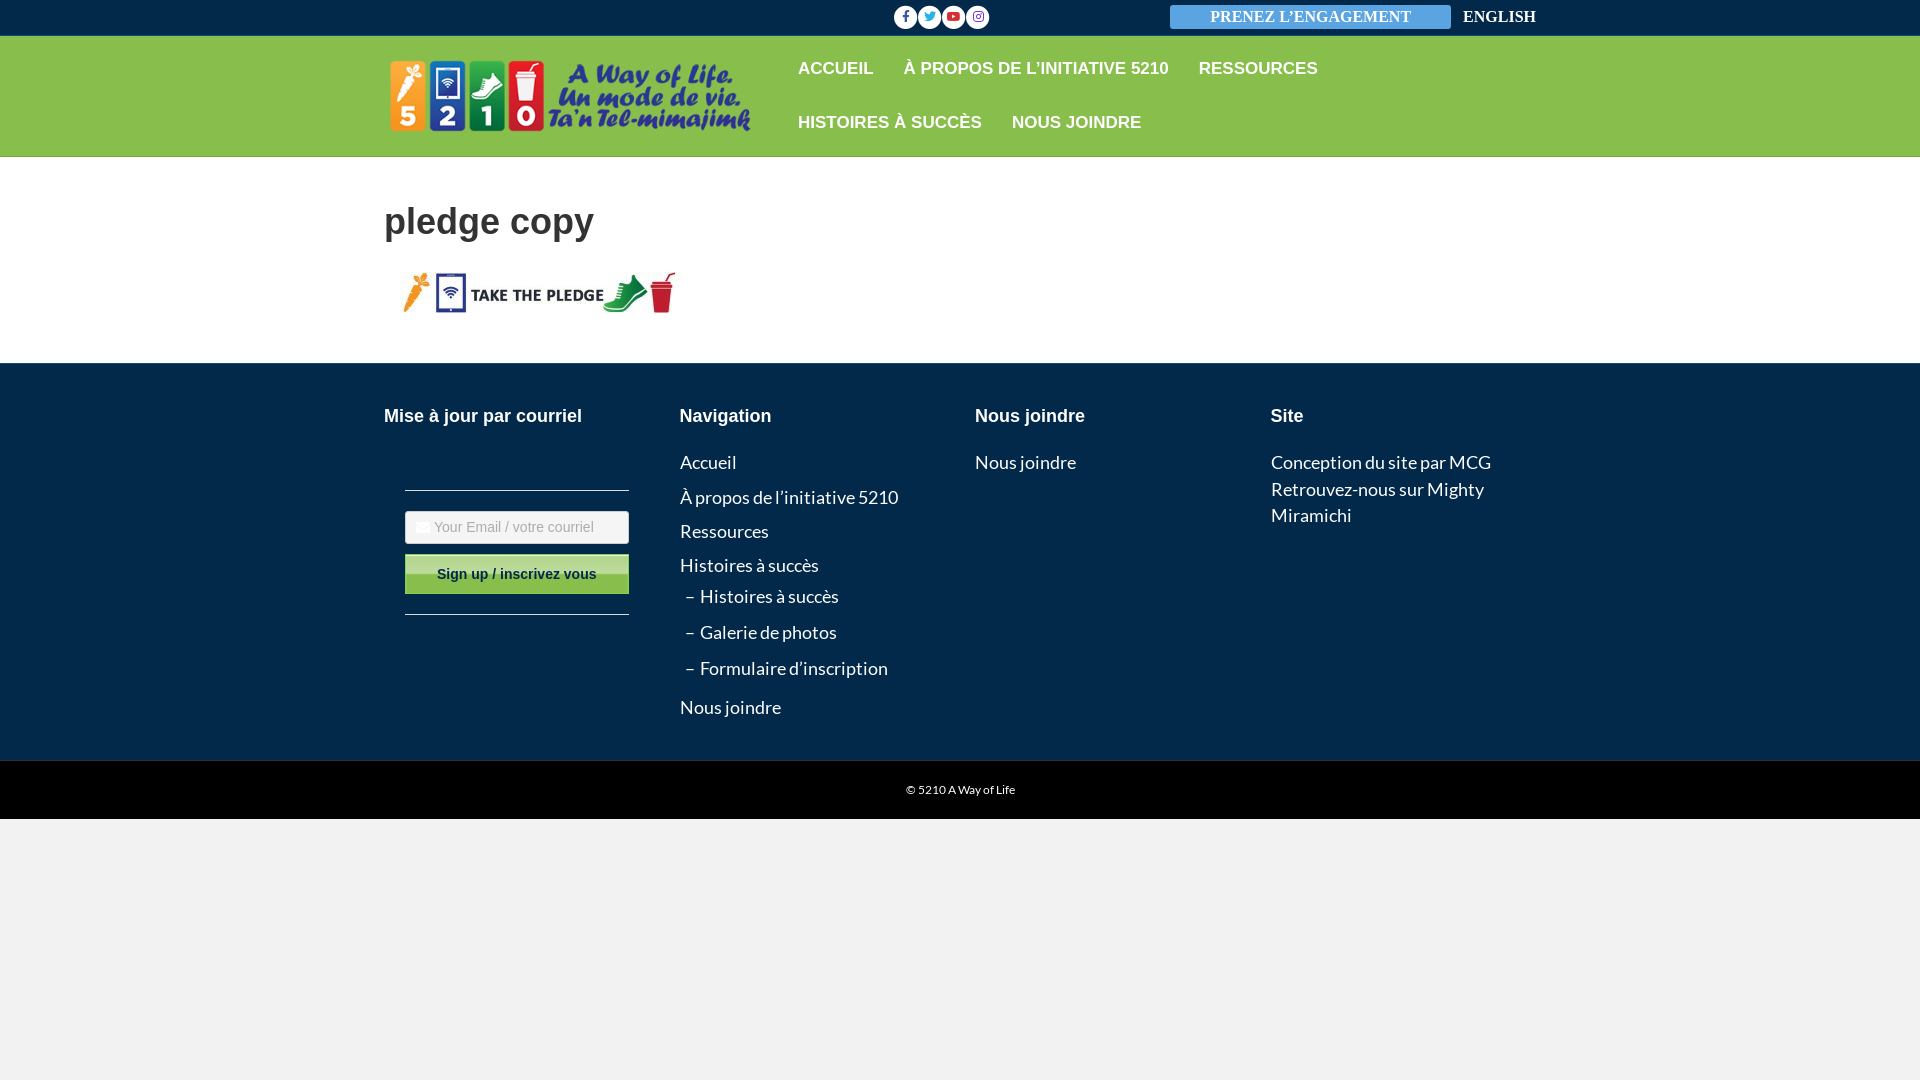  Describe the element at coordinates (1184, 68) in the screenshot. I see `'RESSOURCES'` at that location.